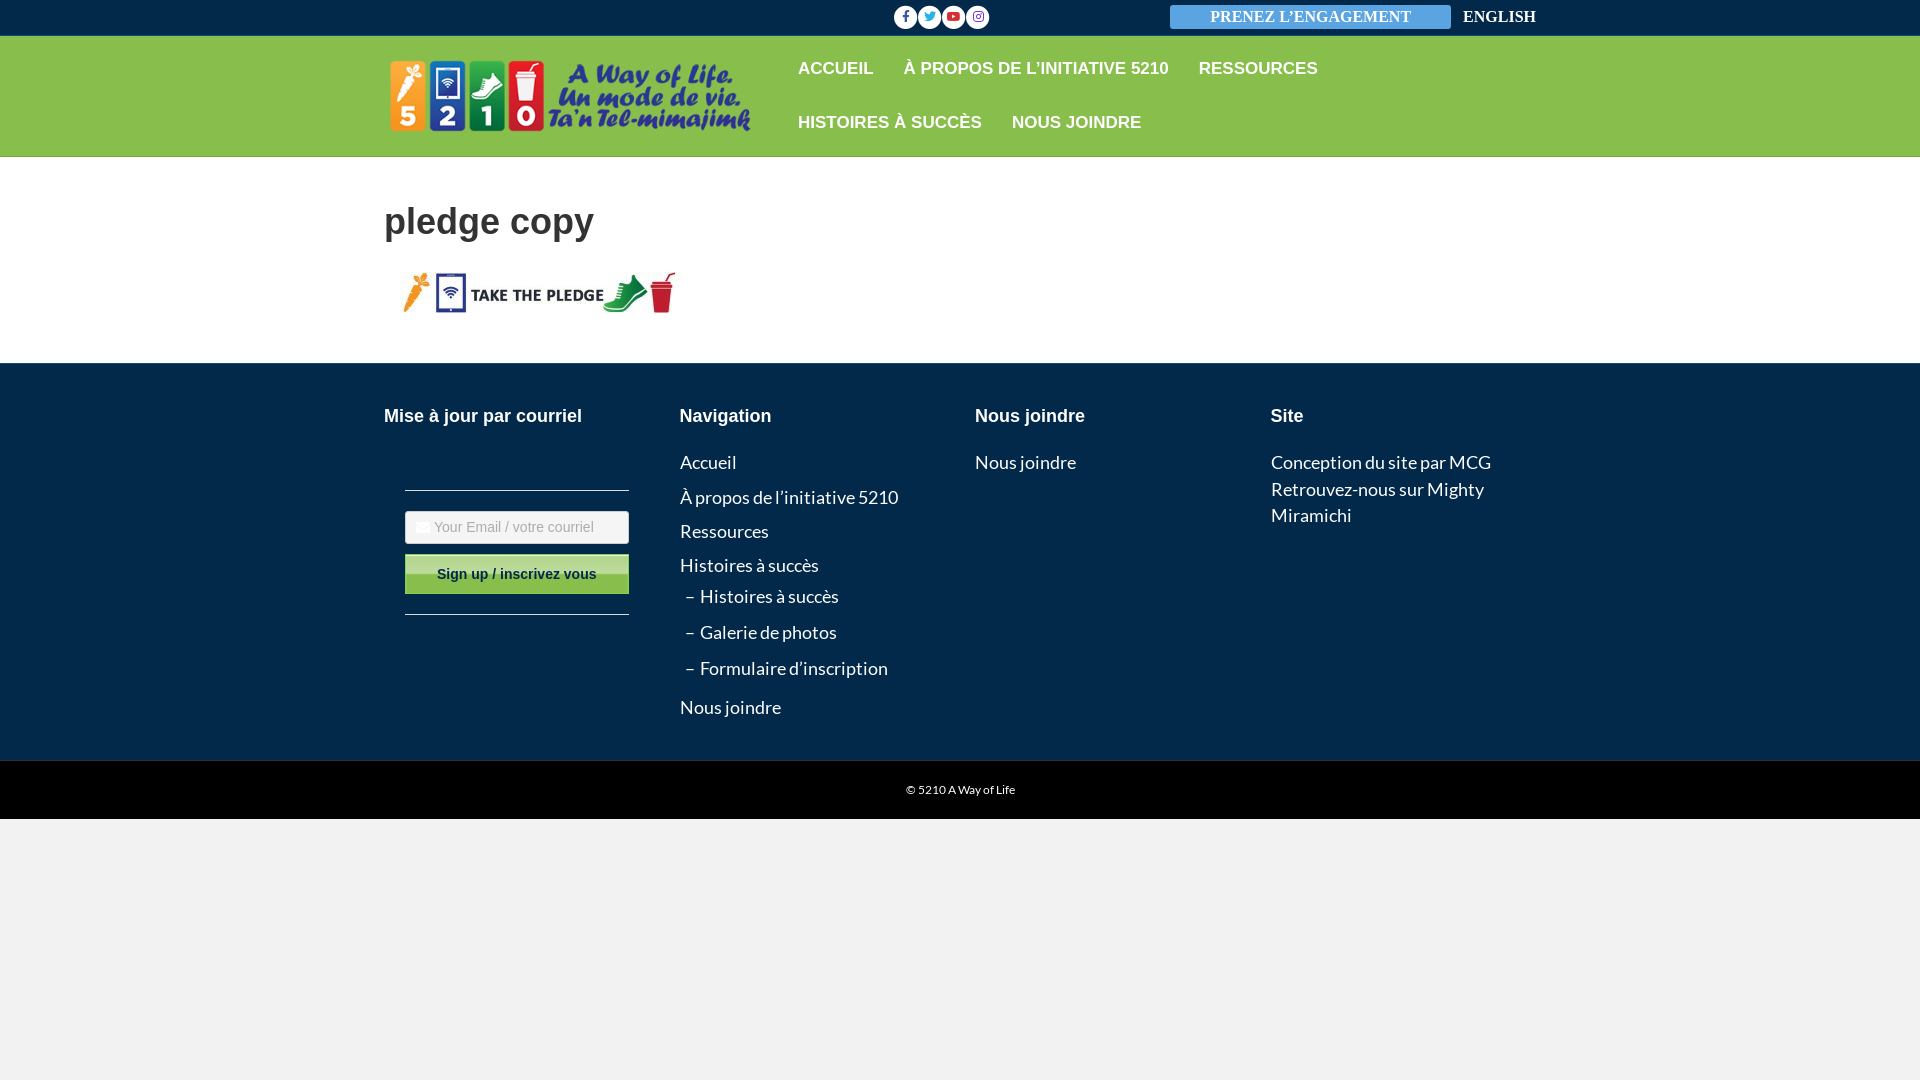  Describe the element at coordinates (1184, 68) in the screenshot. I see `'RESSOURCES'` at that location.